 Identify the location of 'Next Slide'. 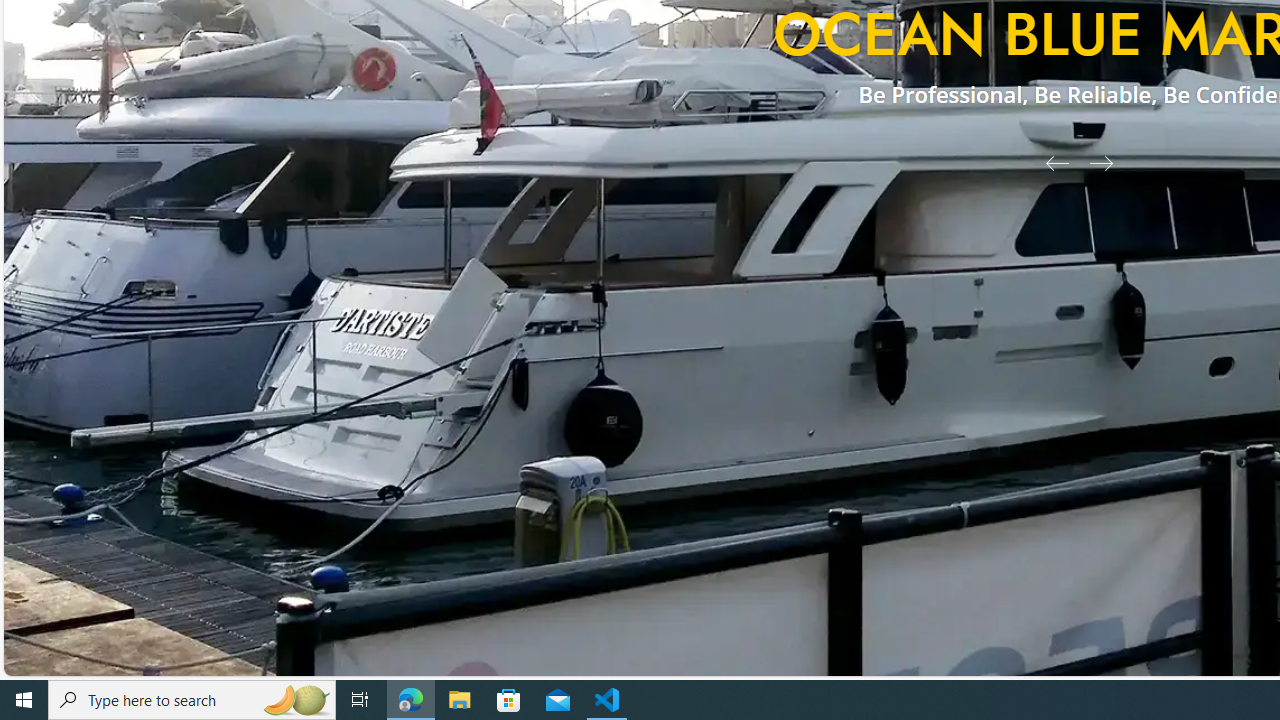
(1108, 161).